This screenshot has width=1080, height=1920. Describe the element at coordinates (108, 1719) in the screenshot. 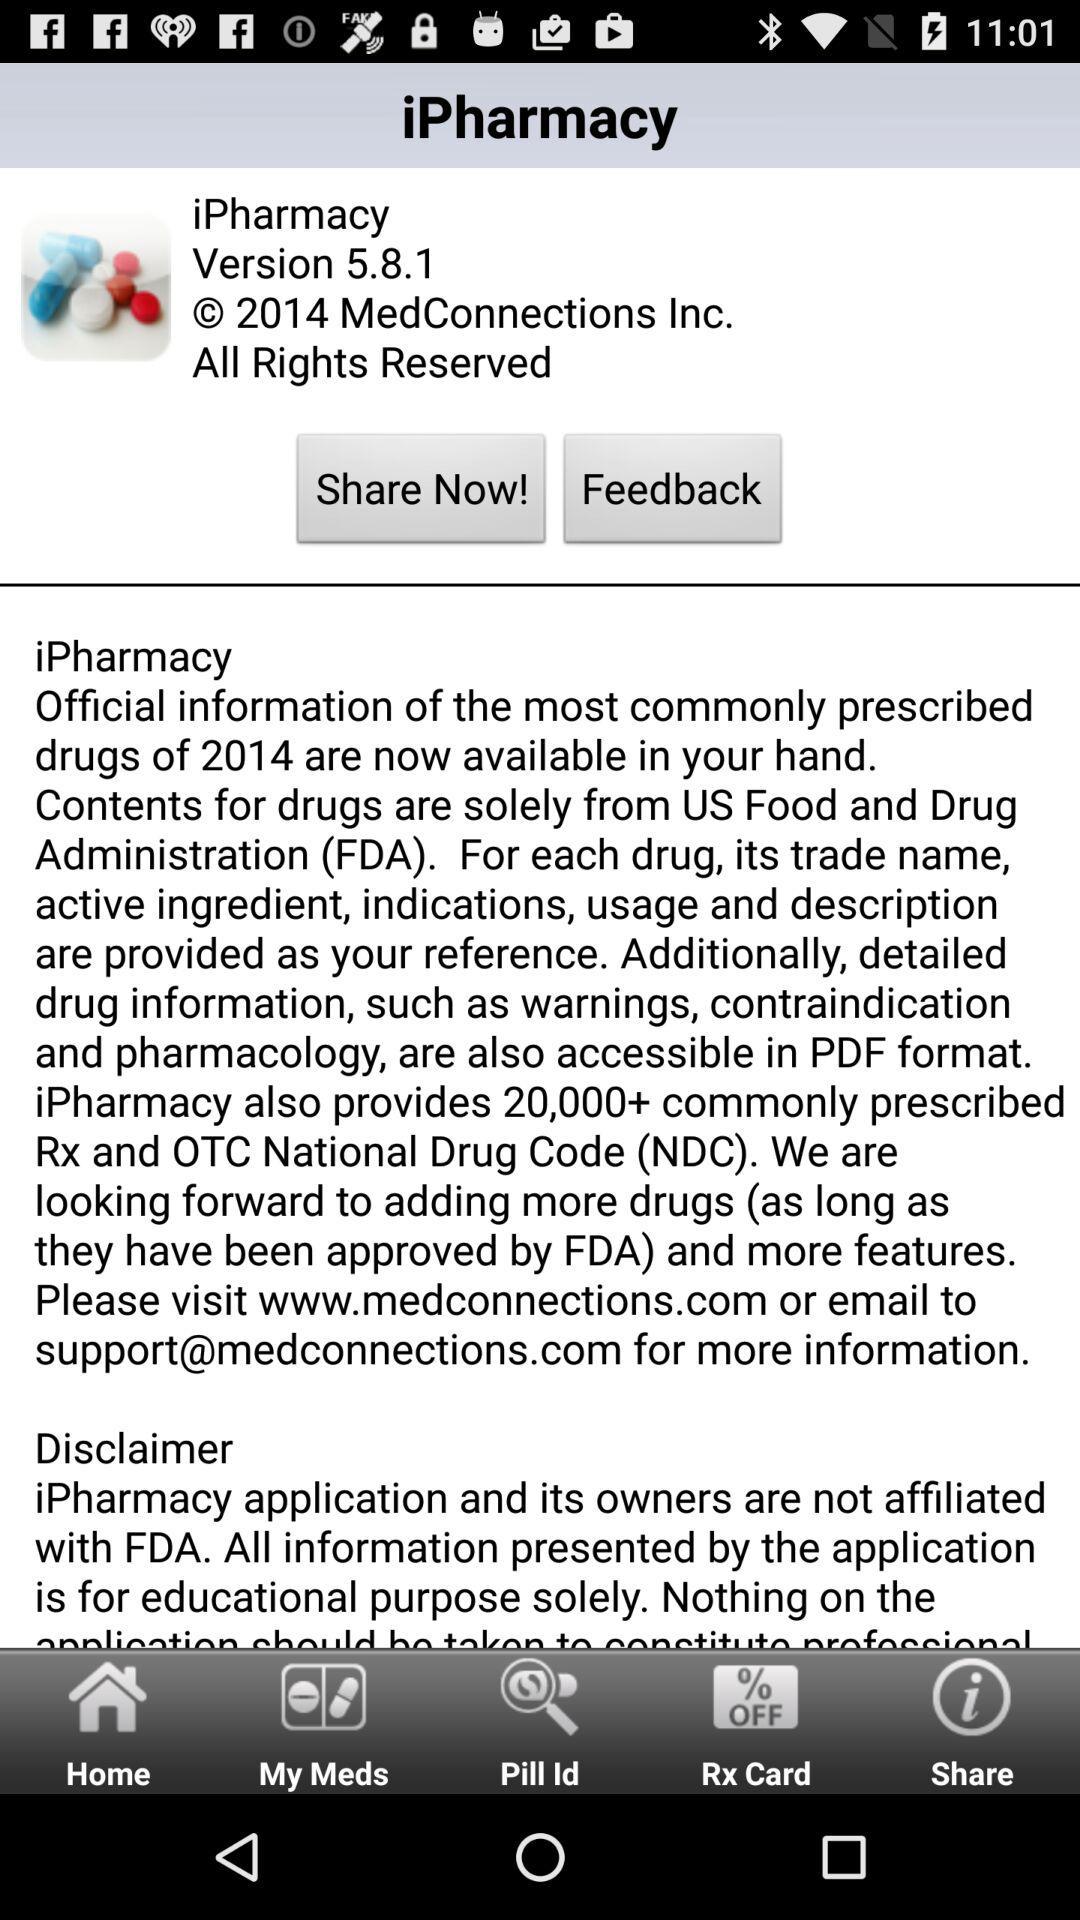

I see `radio button to the left of the my meds radio button` at that location.